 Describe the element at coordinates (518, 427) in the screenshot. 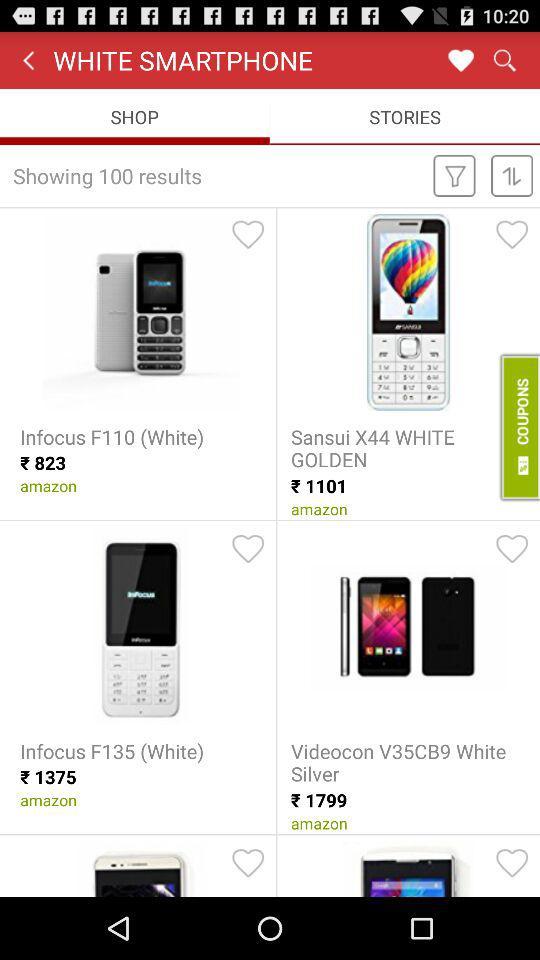

I see `open coupons` at that location.